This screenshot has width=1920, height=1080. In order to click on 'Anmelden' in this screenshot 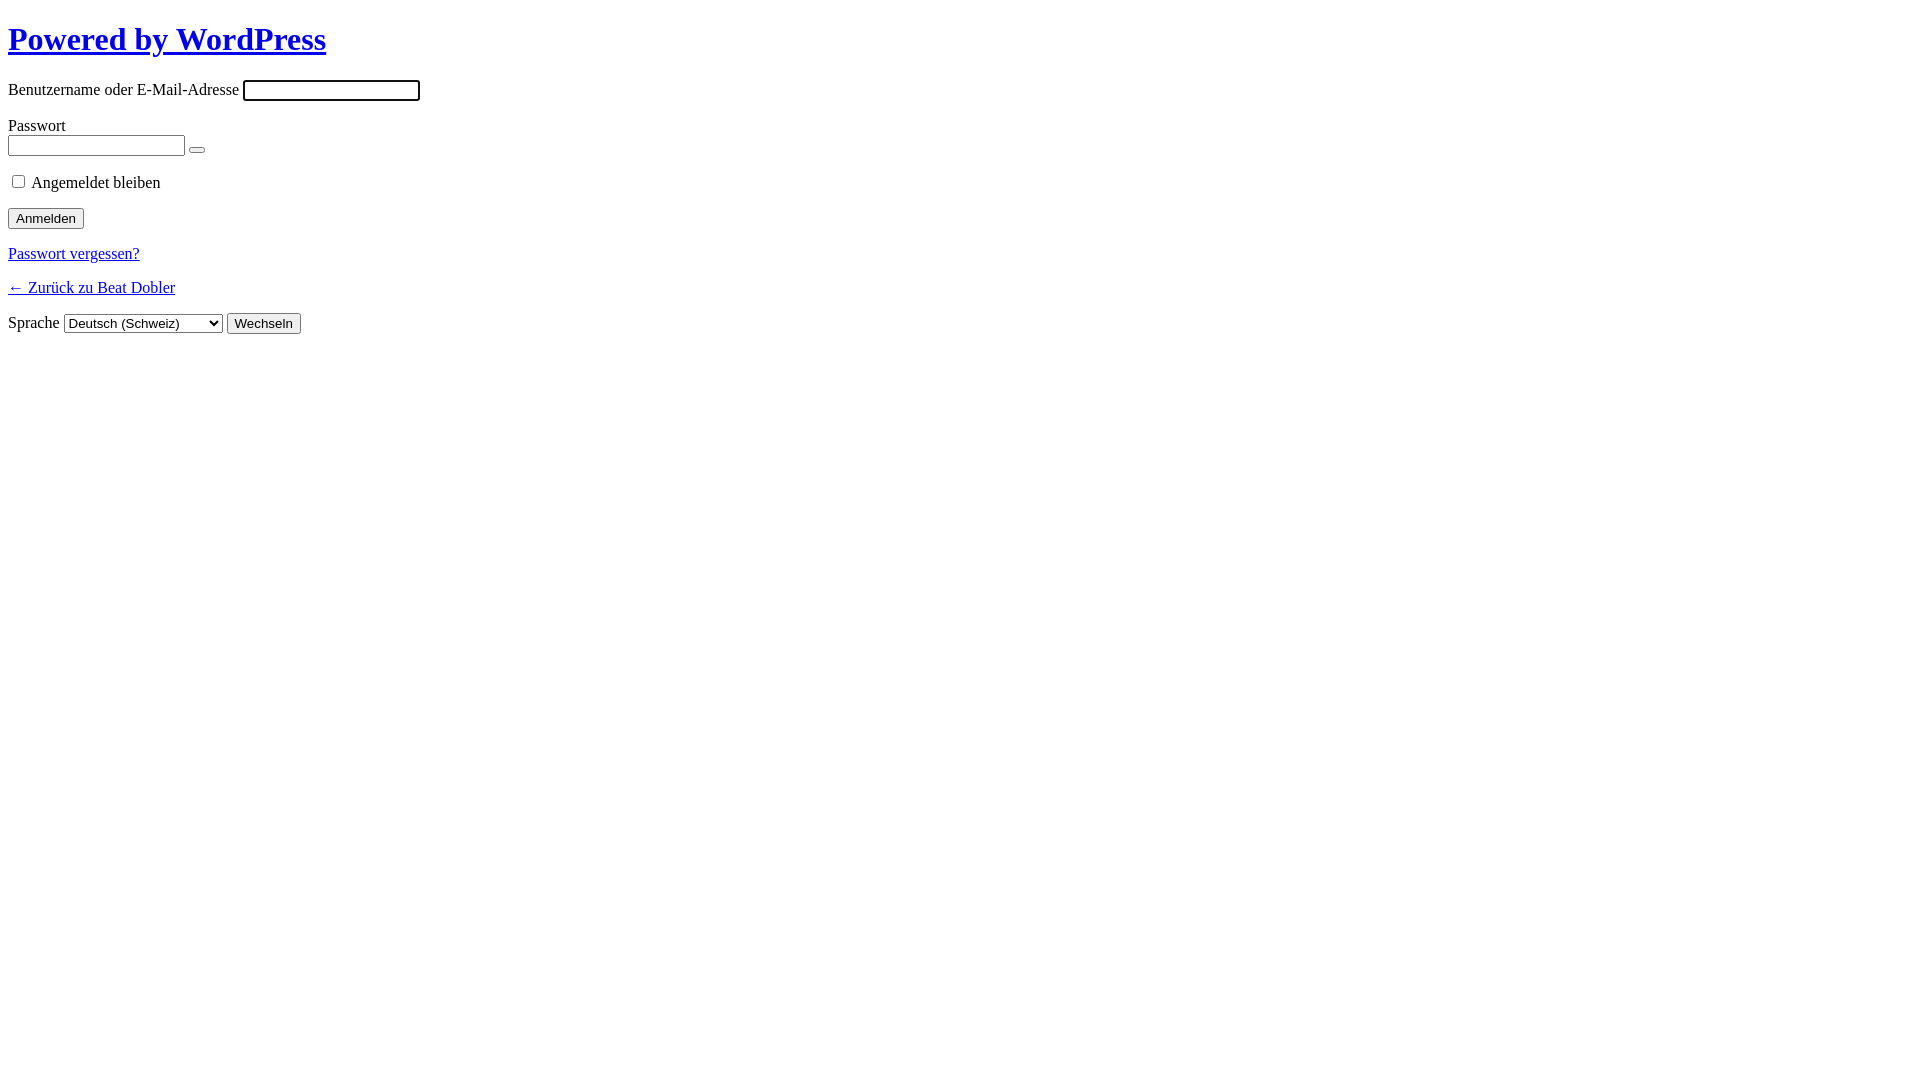, I will do `click(46, 218)`.